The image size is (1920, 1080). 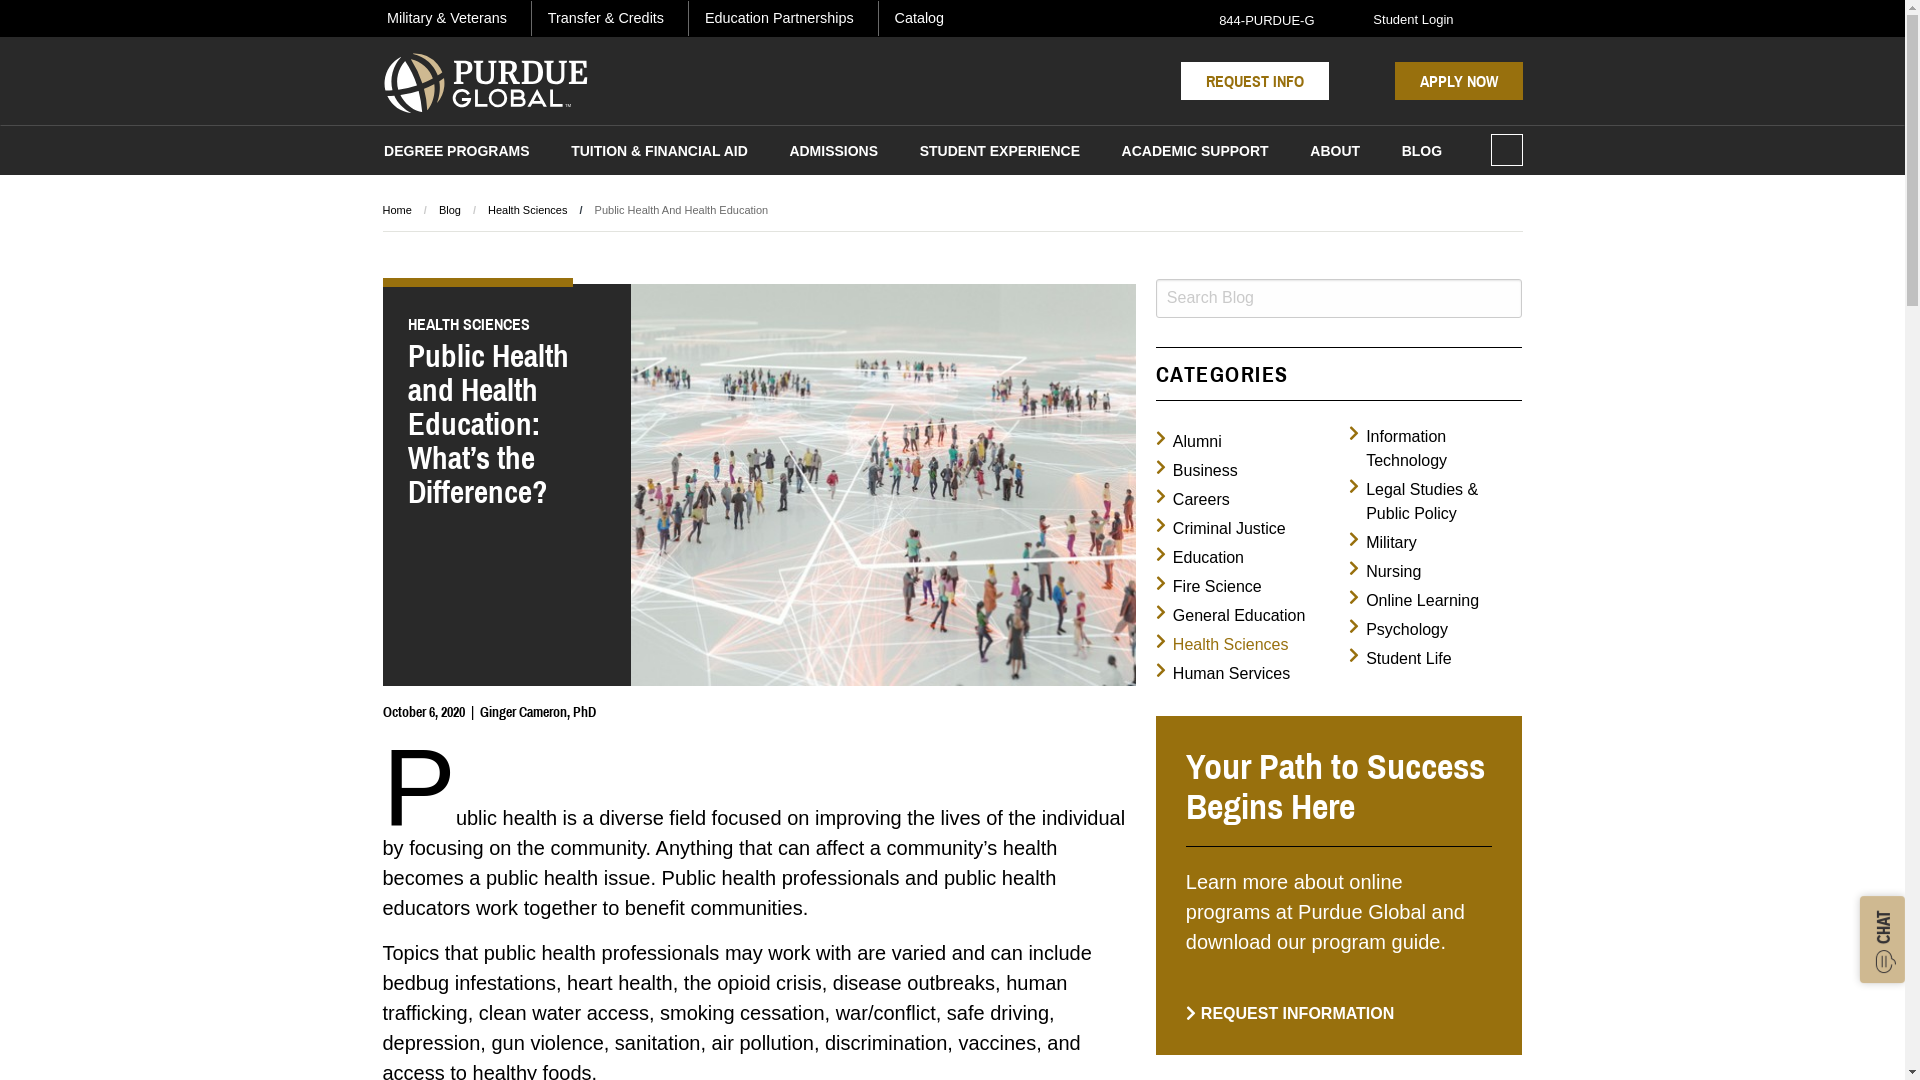 I want to click on 'REQUEST INFO', so click(x=1253, y=80).